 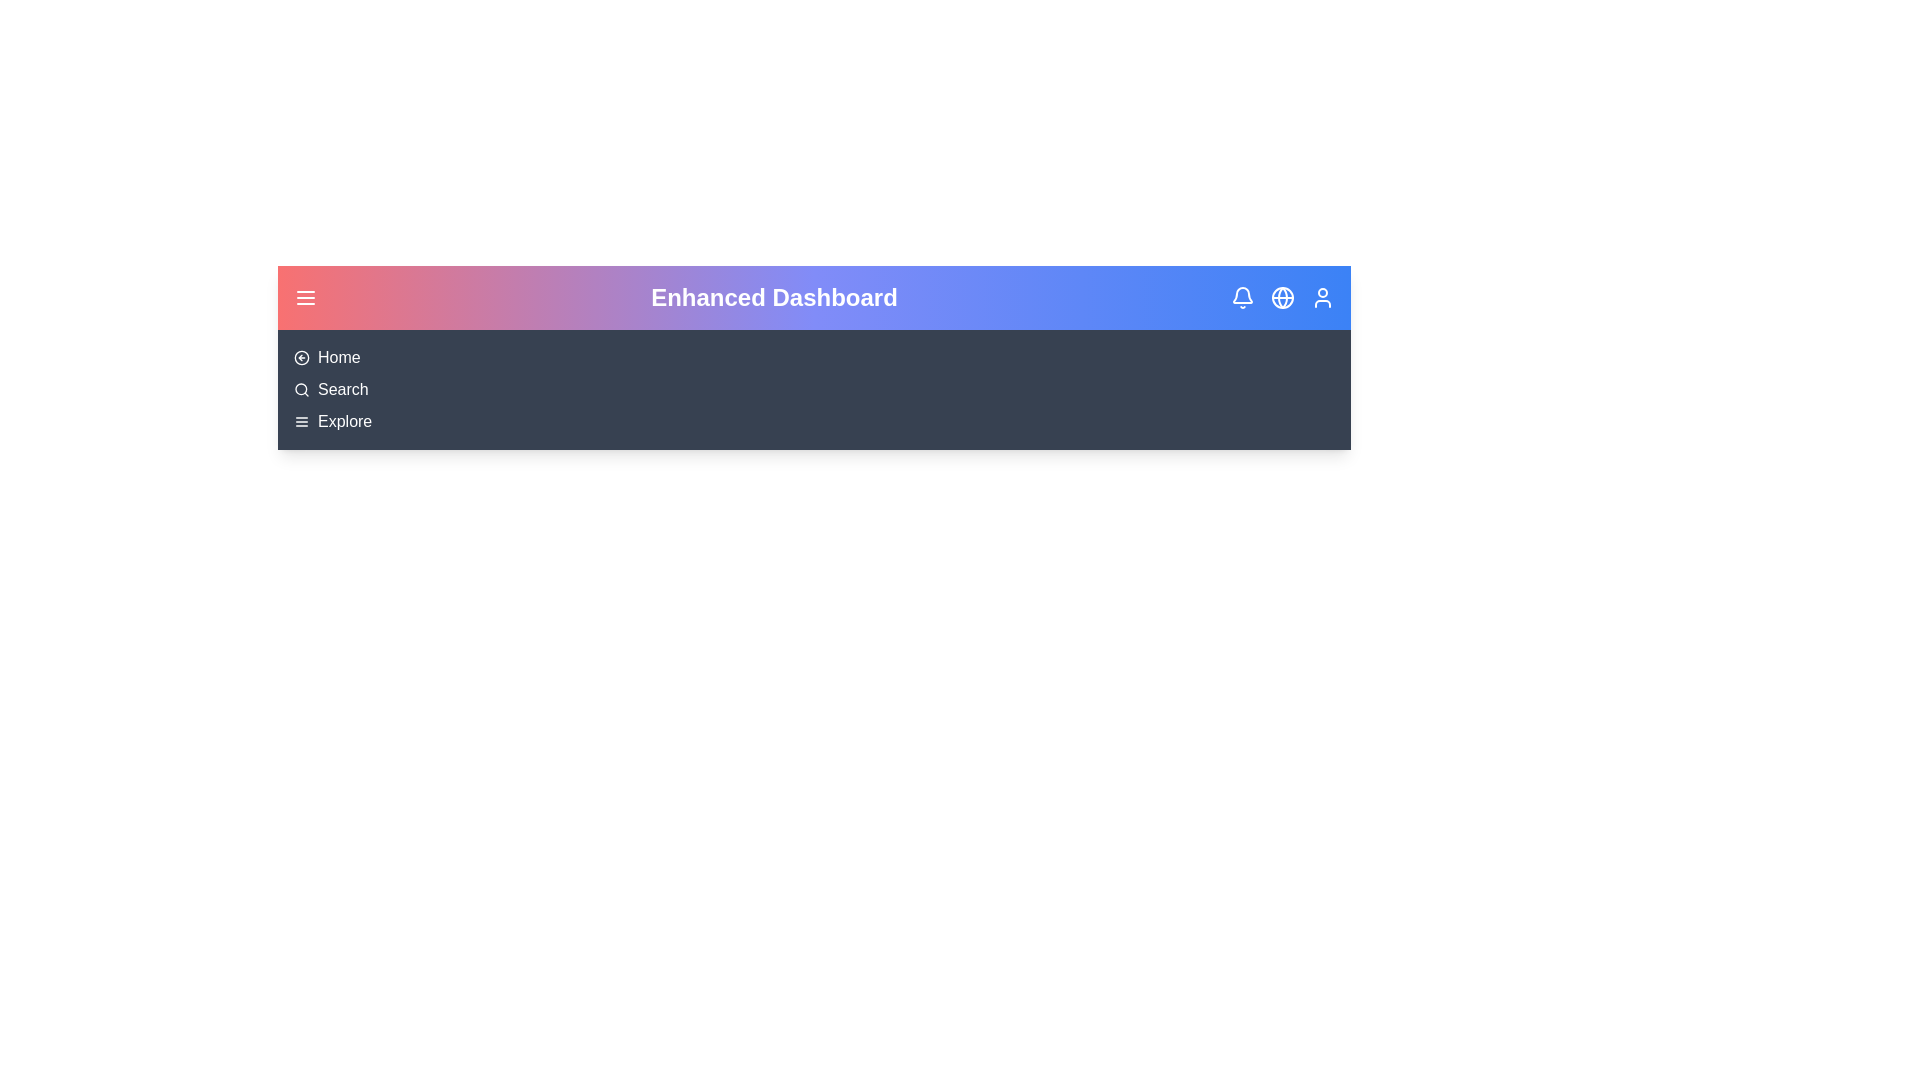 I want to click on the explore element, so click(x=345, y=420).